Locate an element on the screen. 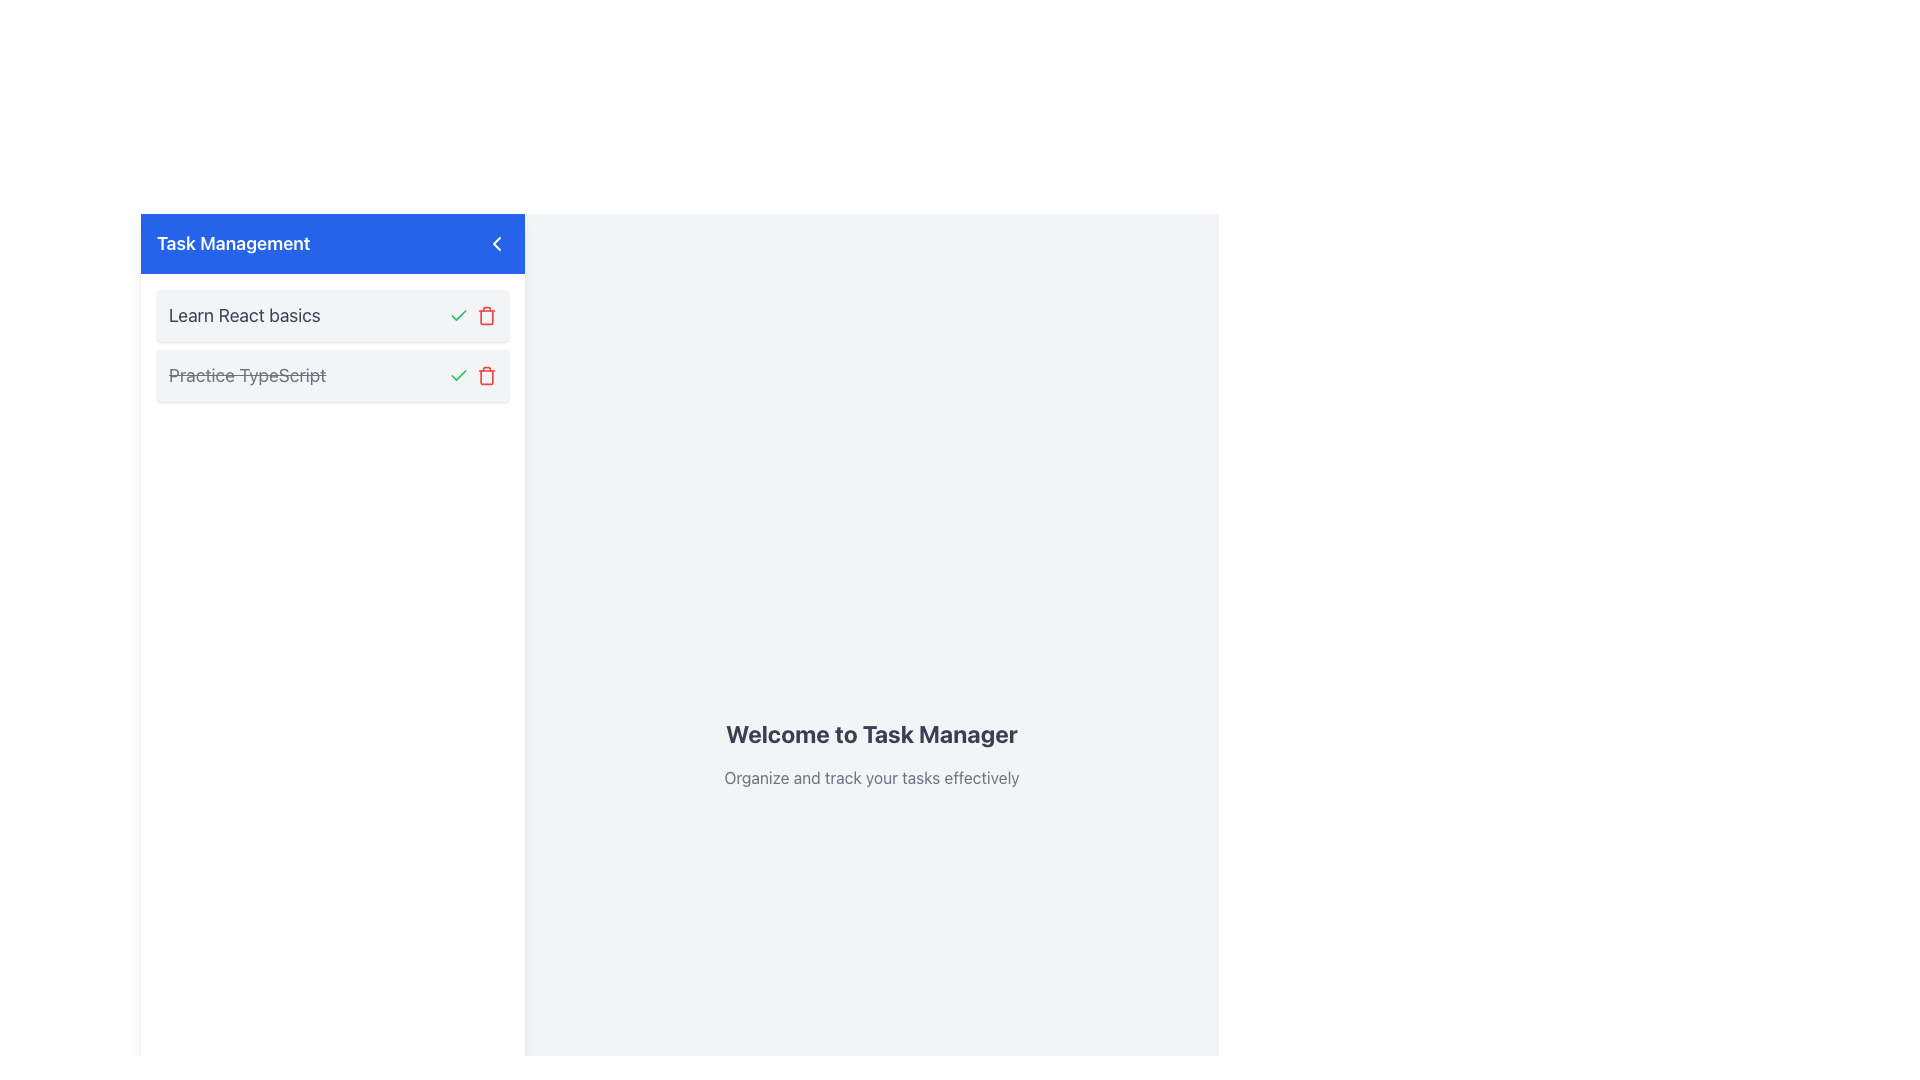  the 'Task Management' text label, which is a bold, white font header aligned to the left in a bright blue background, to trigger the tooltip display is located at coordinates (233, 242).